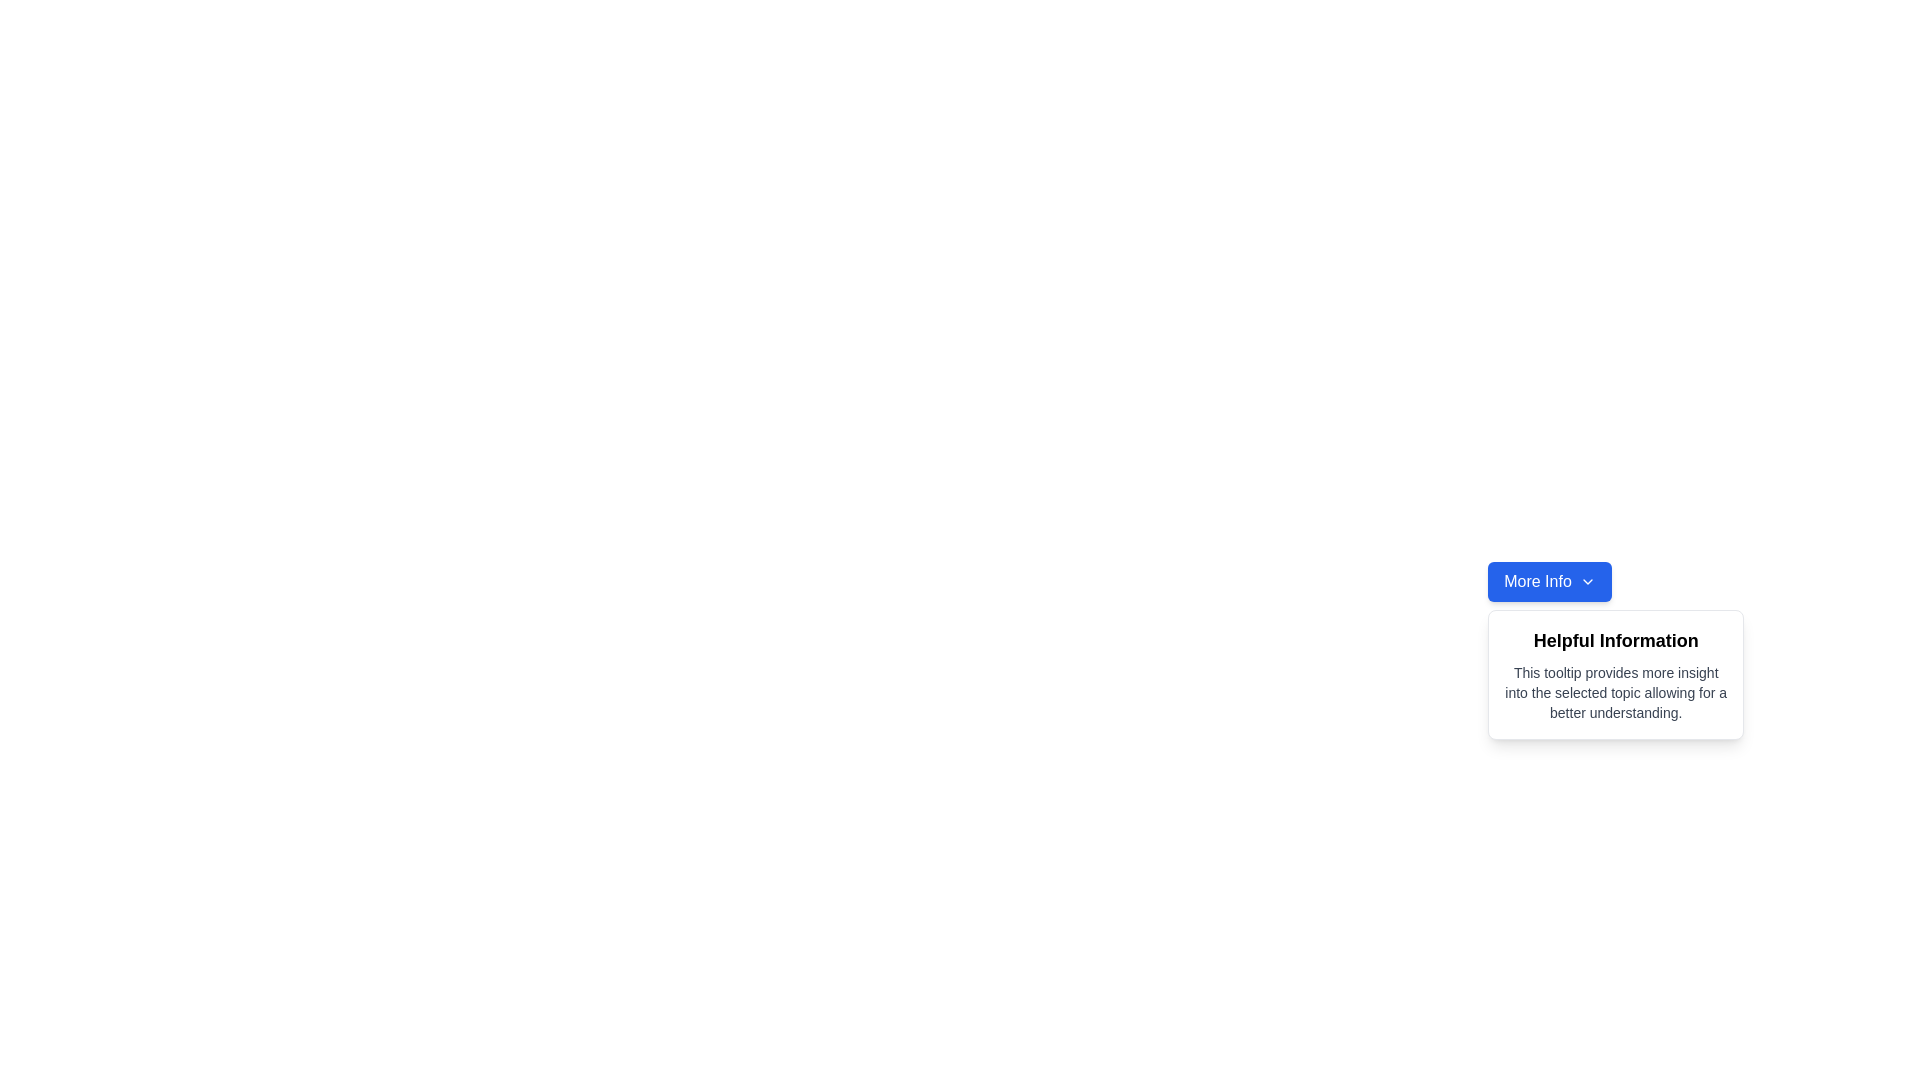 This screenshot has height=1080, width=1920. I want to click on the icon located at the far right side of the blue 'More Info' button, which indicates an expandable menu or additional information, so click(1586, 582).